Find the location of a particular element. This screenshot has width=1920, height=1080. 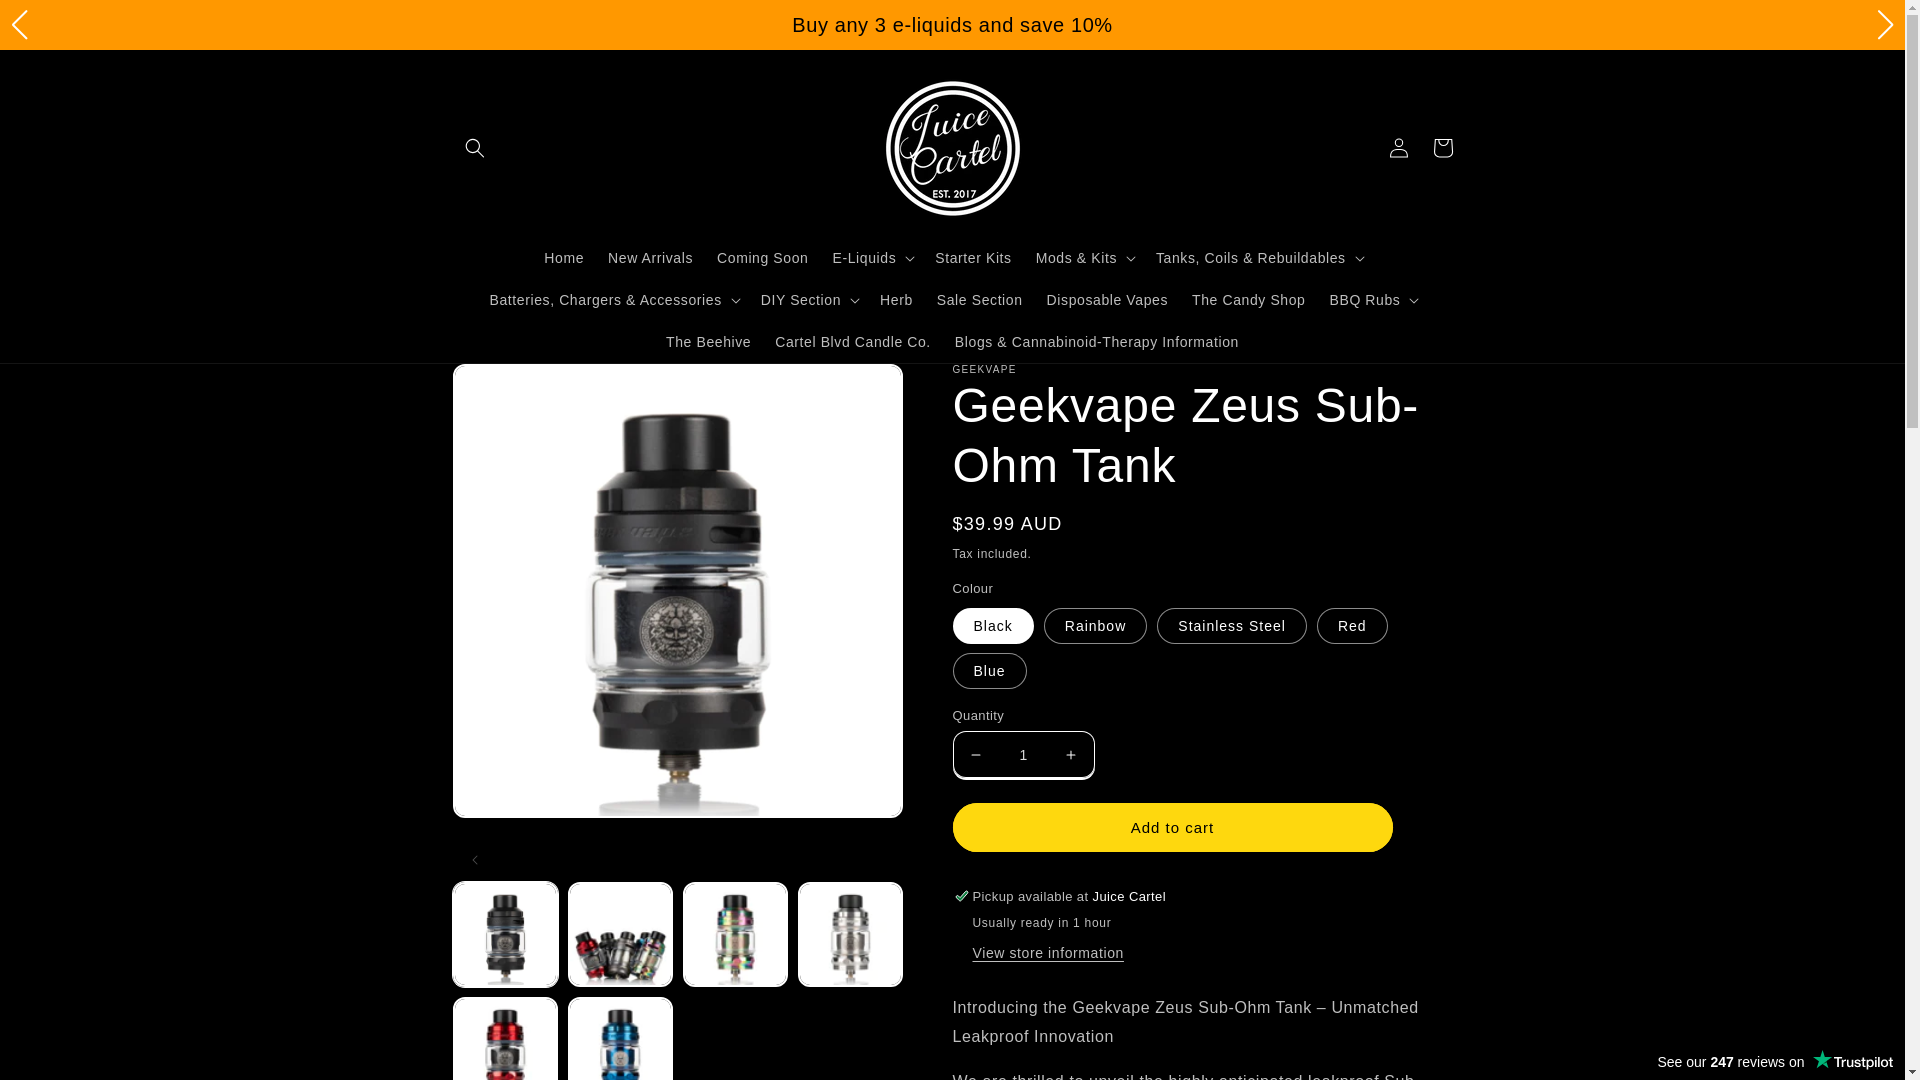

'The Candy Shop' is located at coordinates (1247, 300).